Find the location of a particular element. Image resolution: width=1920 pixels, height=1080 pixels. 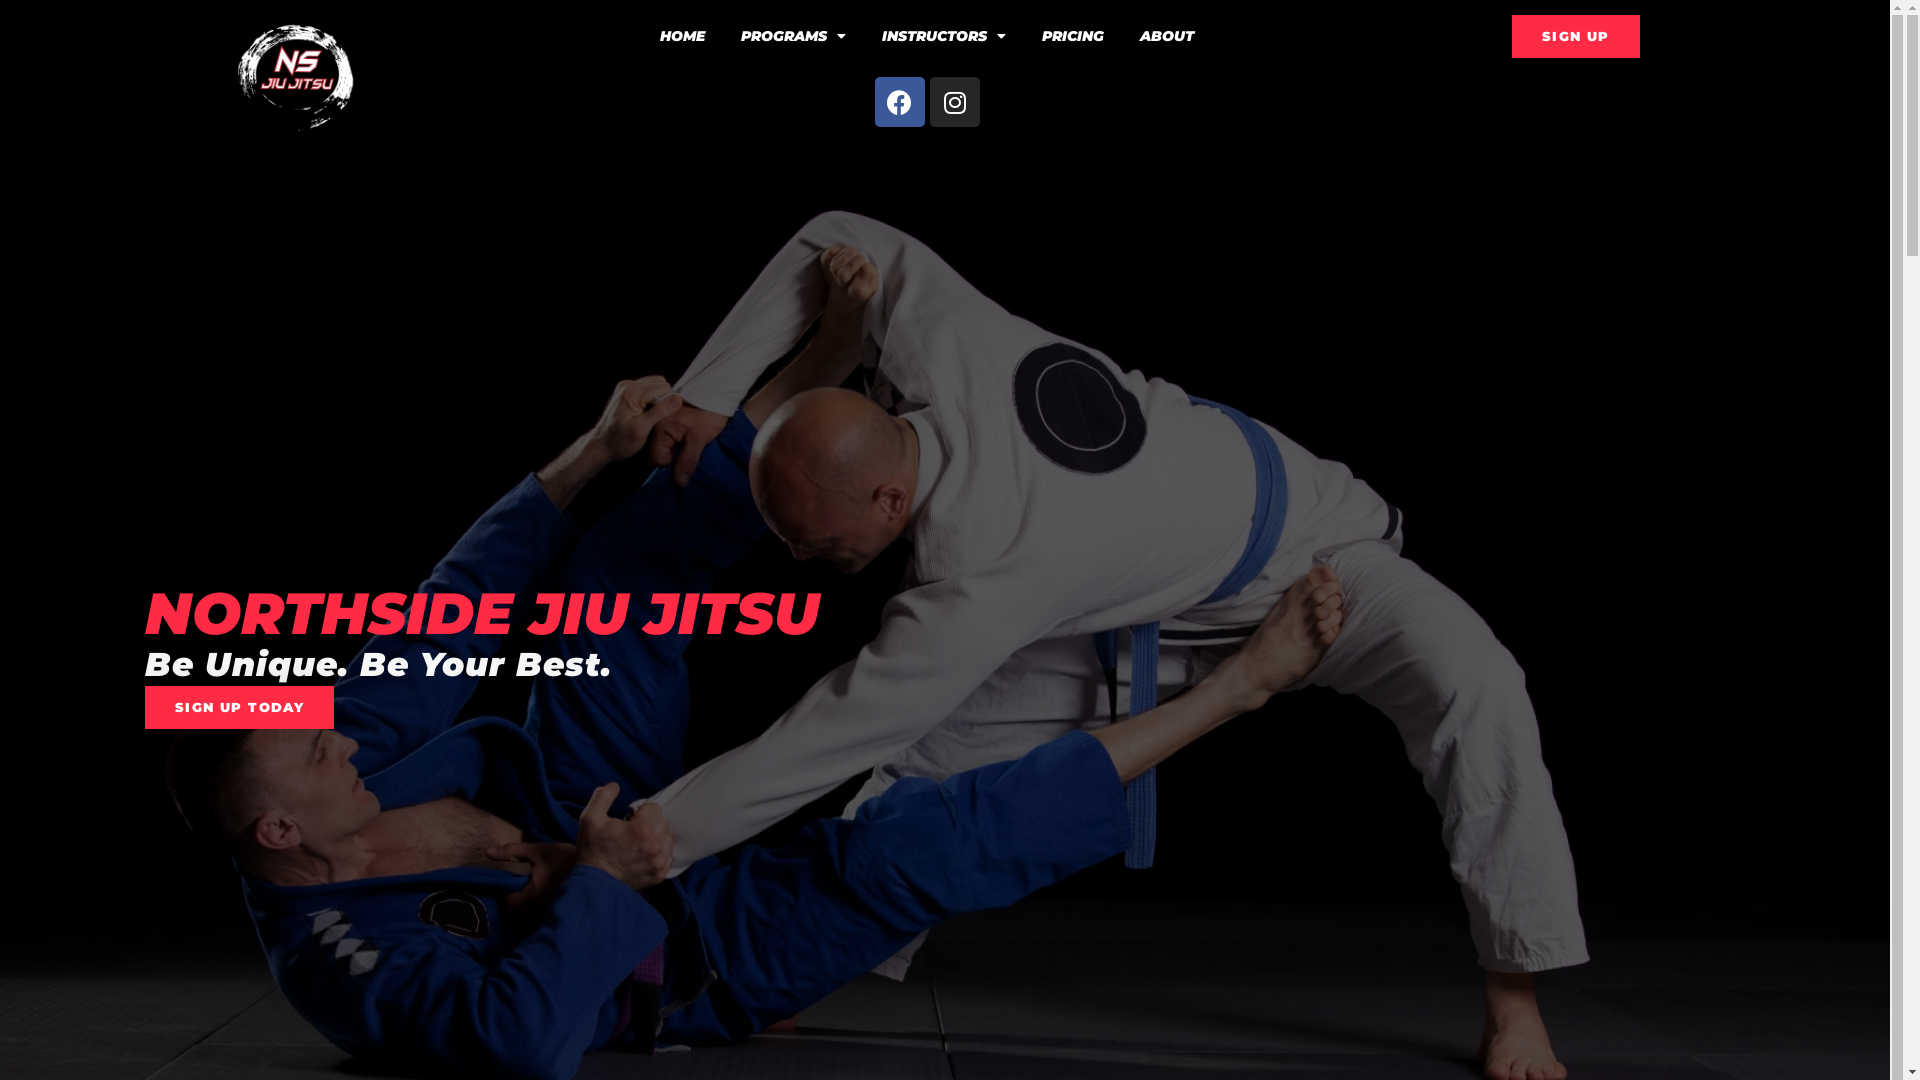

'PROGRAMS' is located at coordinates (792, 35).